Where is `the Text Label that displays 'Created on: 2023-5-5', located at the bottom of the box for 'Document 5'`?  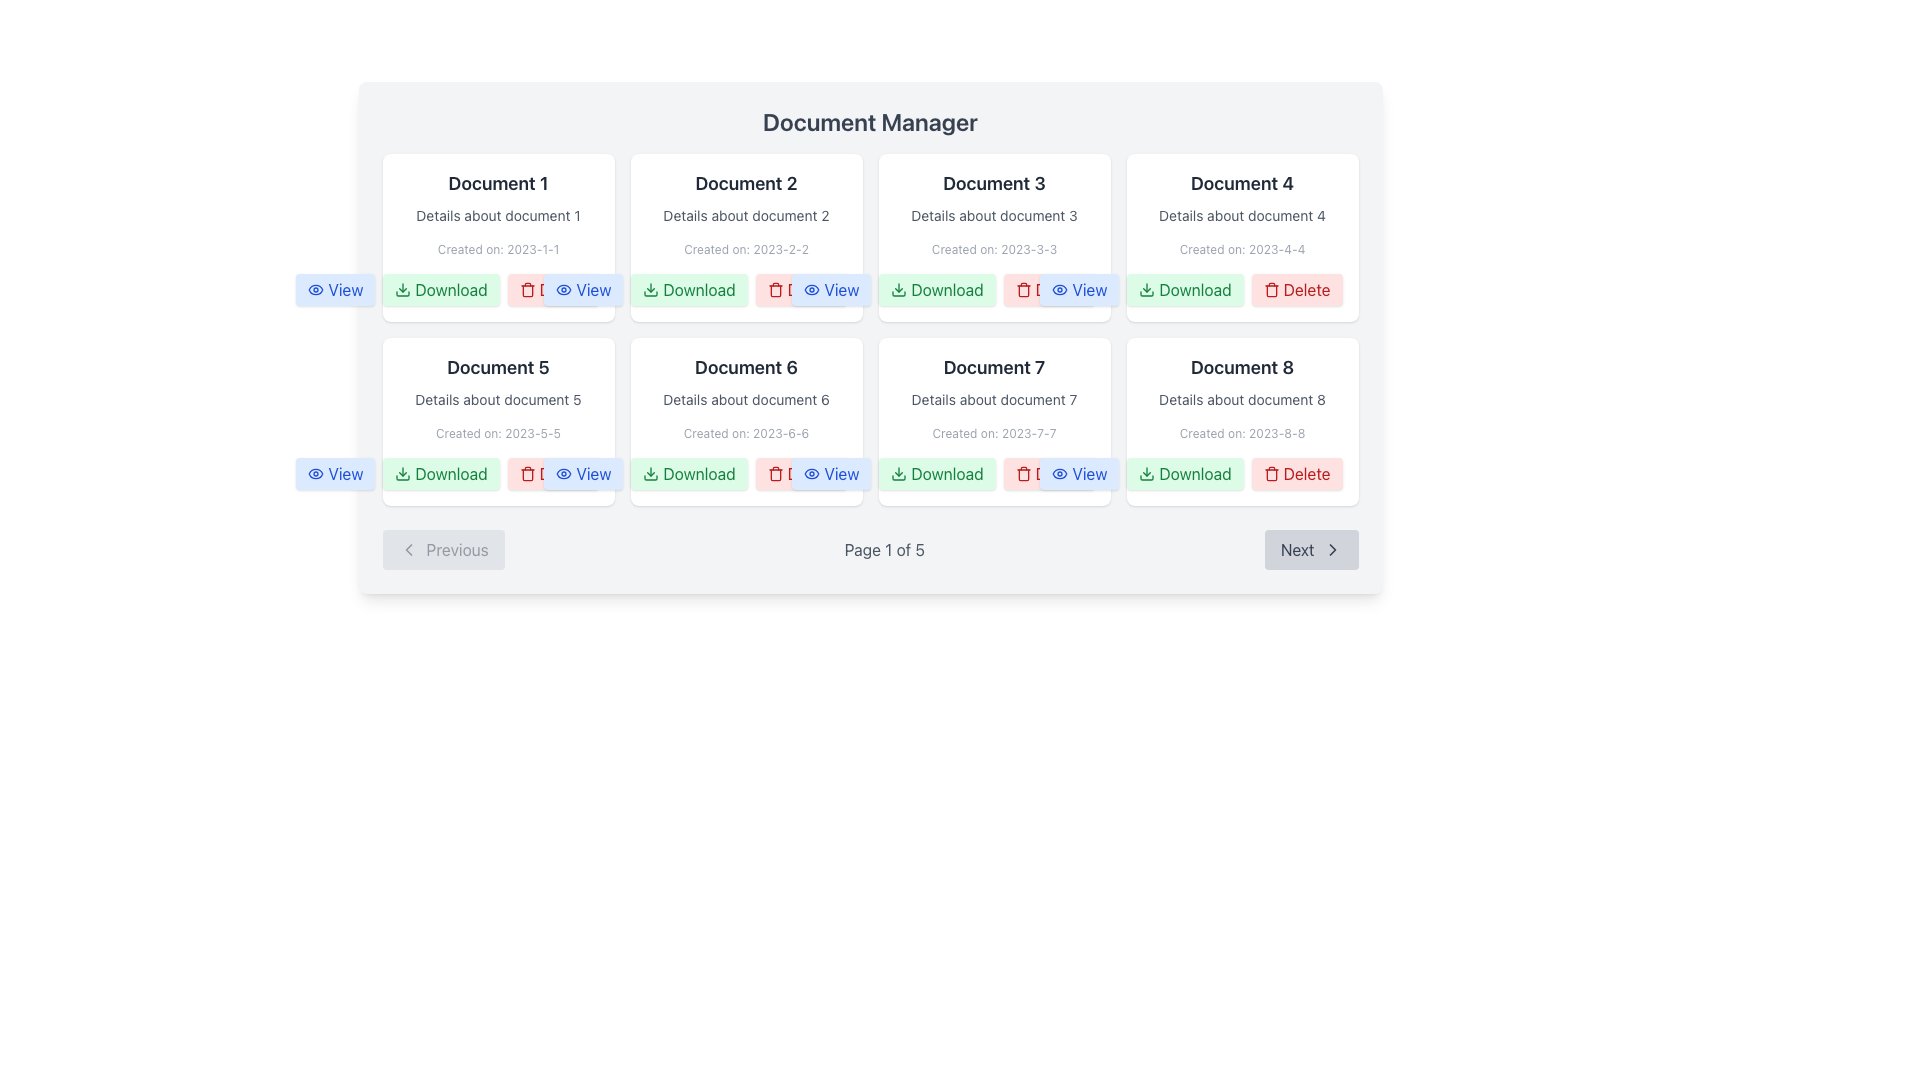
the Text Label that displays 'Created on: 2023-5-5', located at the bottom of the box for 'Document 5' is located at coordinates (498, 433).